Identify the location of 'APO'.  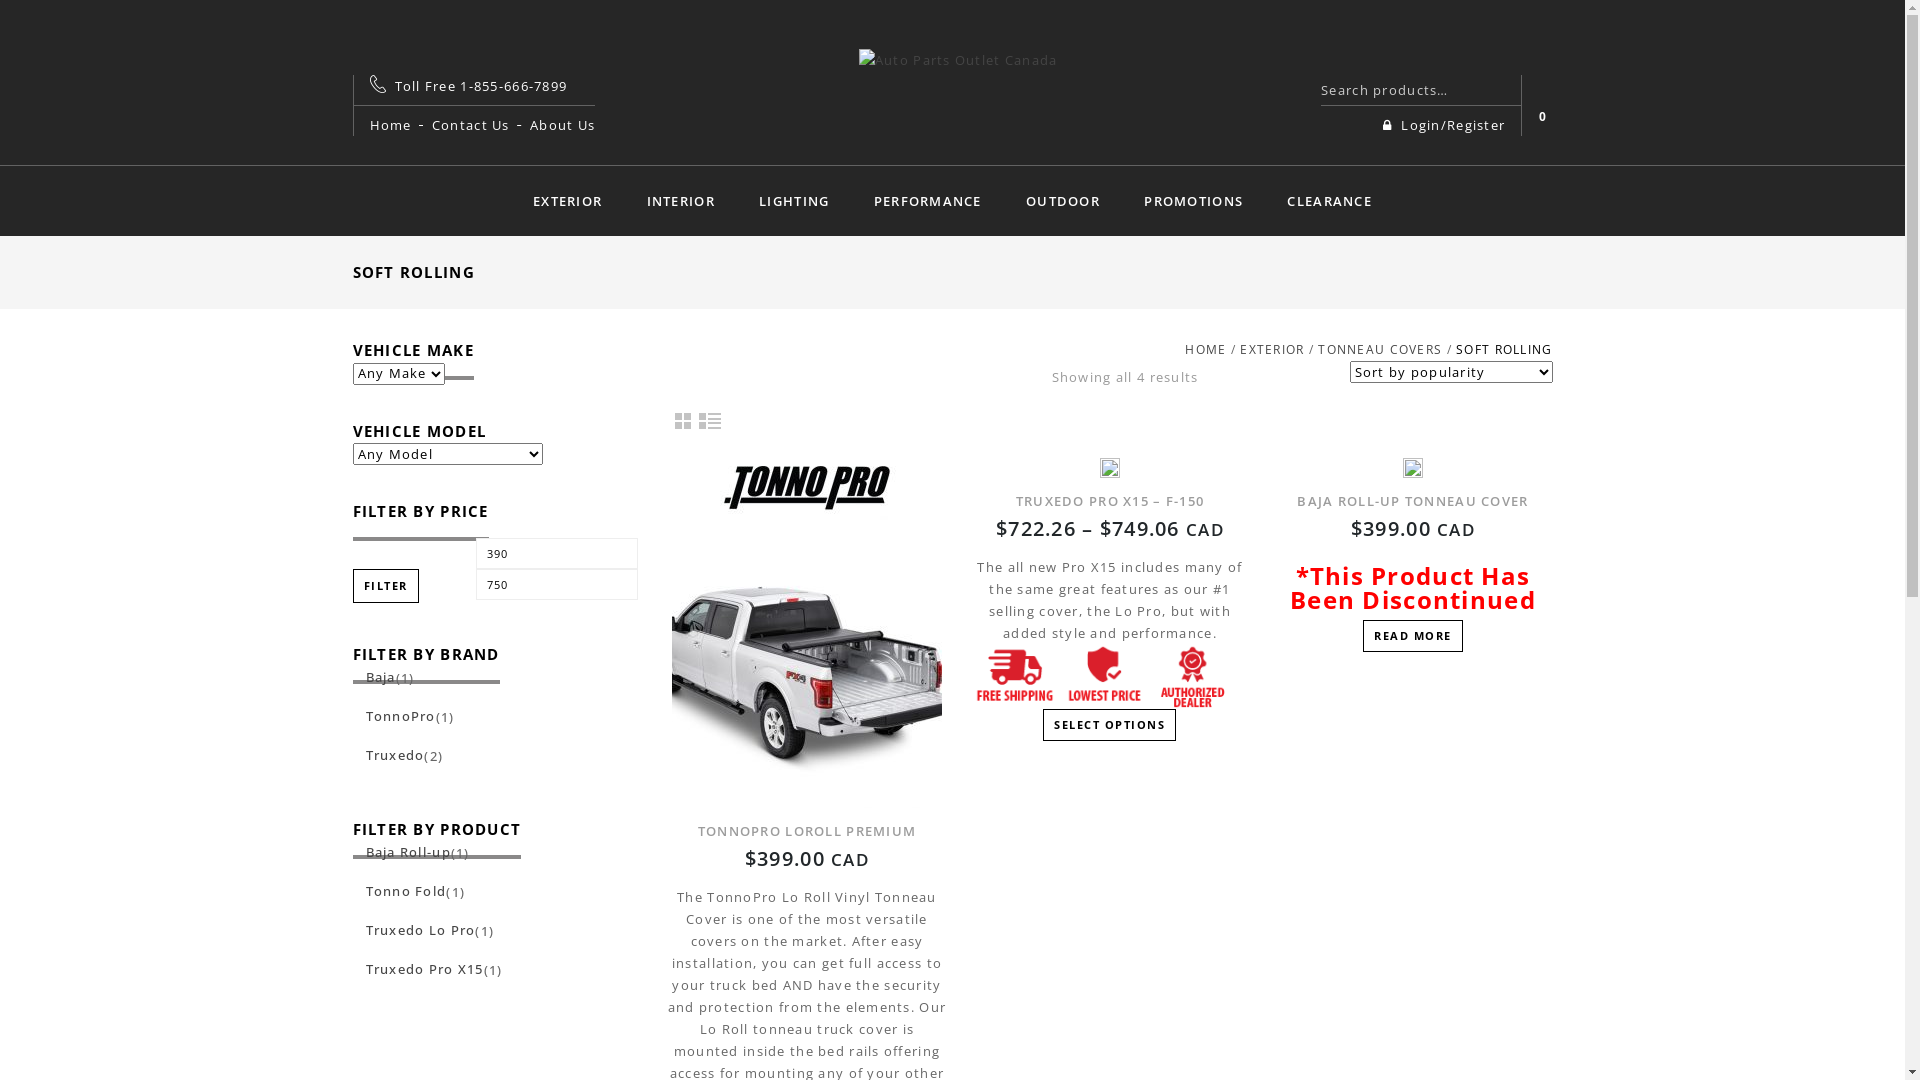
(957, 56).